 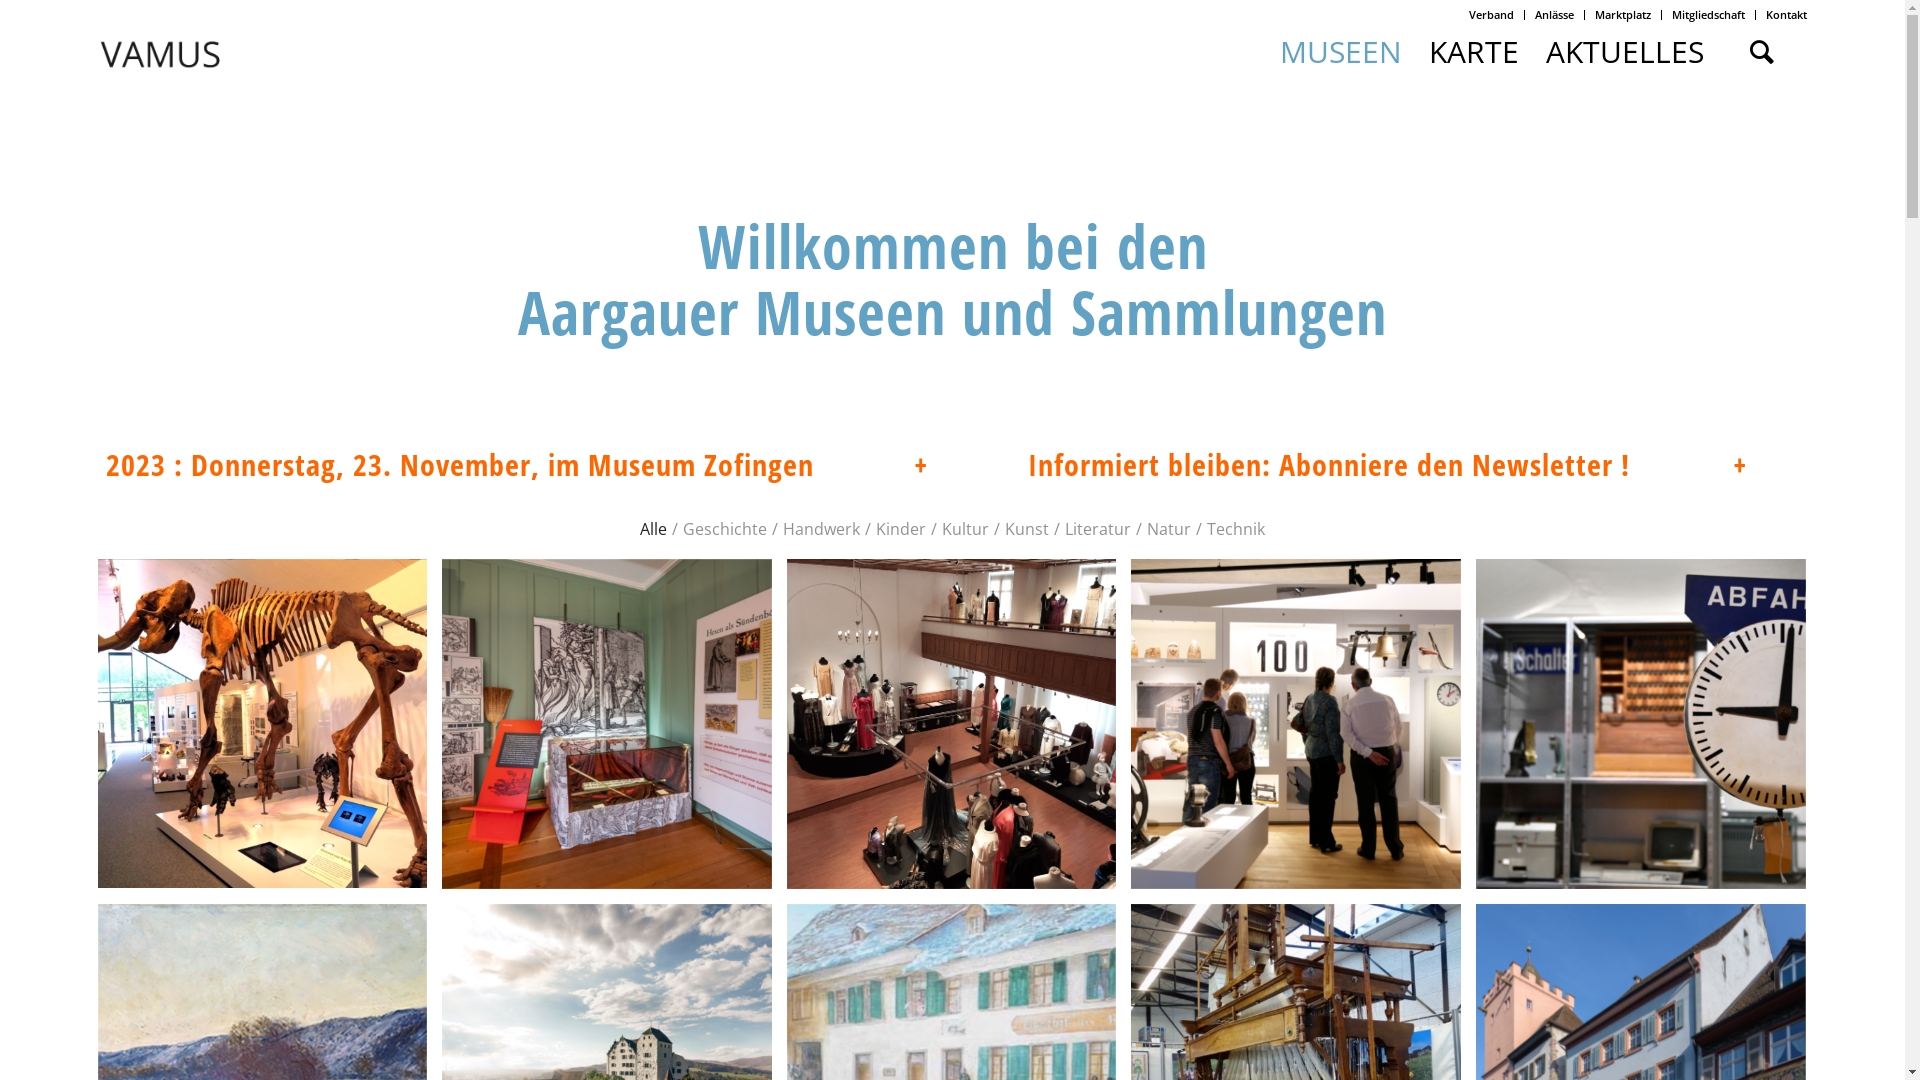 What do you see at coordinates (723, 503) in the screenshot?
I see `'Geschichte'` at bounding box center [723, 503].